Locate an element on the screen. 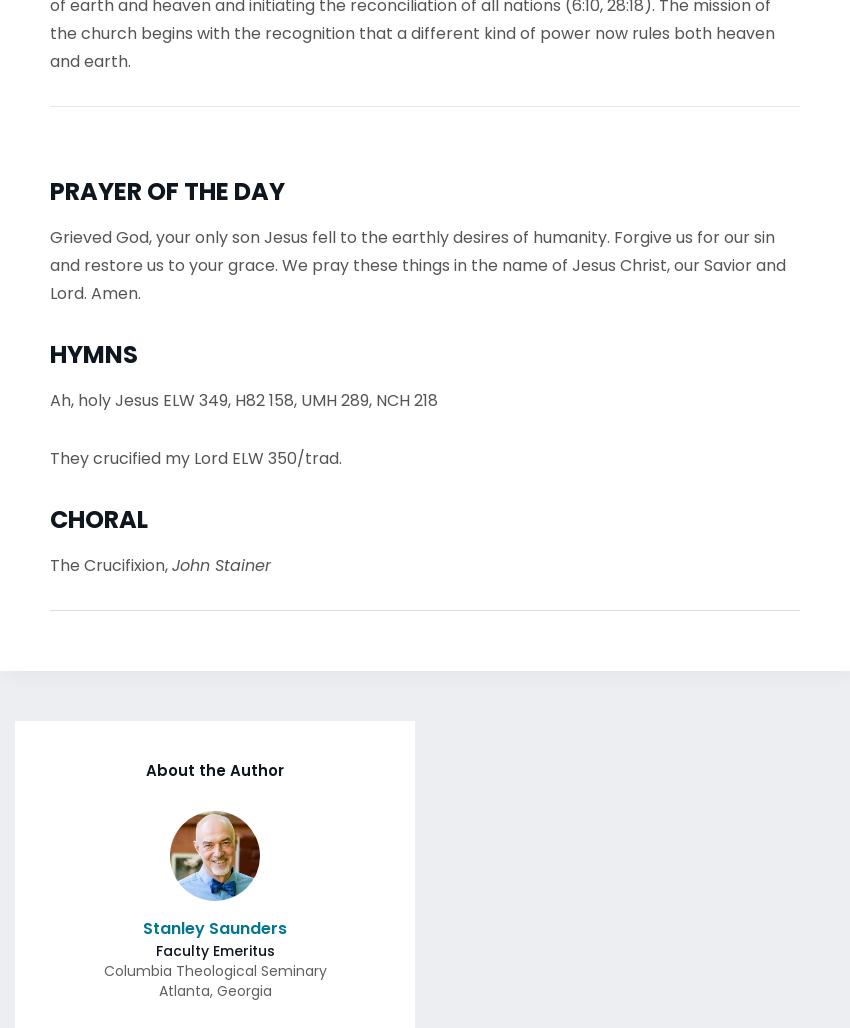  'Ah, holy Jesus ELW 349, H82 158, UMH 289, NCH 218' is located at coordinates (244, 394).